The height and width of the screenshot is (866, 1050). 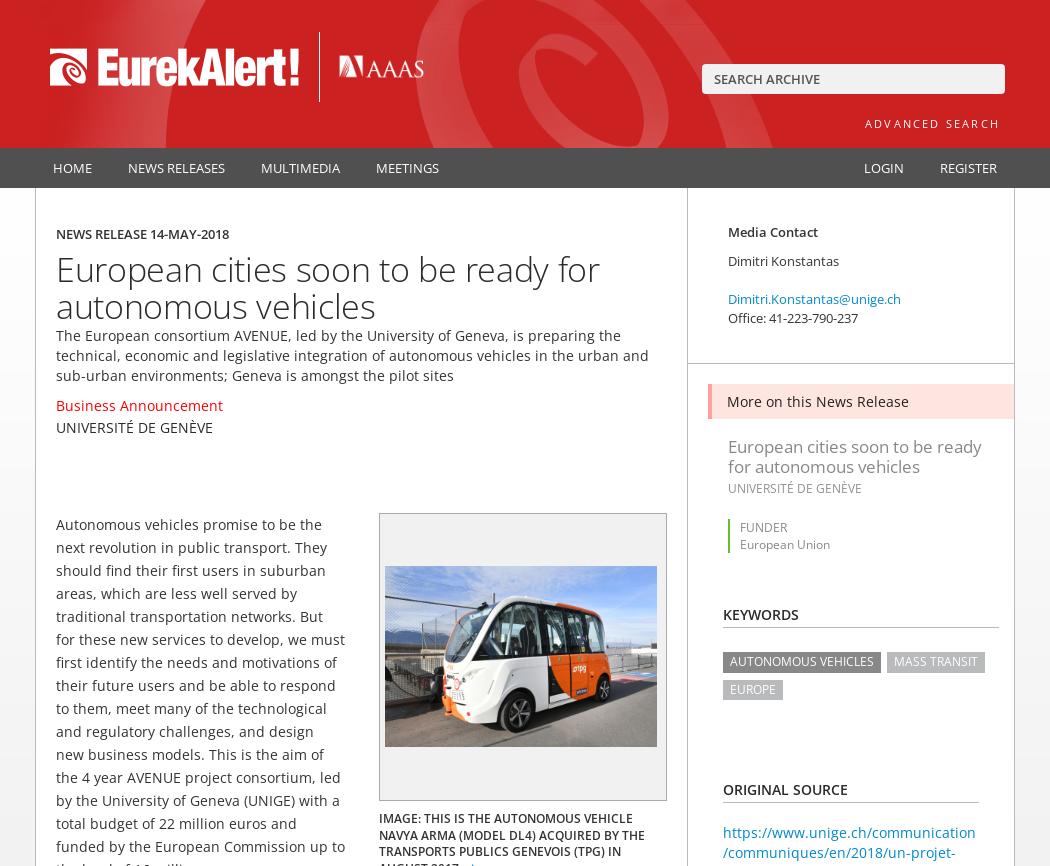 What do you see at coordinates (783, 260) in the screenshot?
I see `'Dimitri Konstantas'` at bounding box center [783, 260].